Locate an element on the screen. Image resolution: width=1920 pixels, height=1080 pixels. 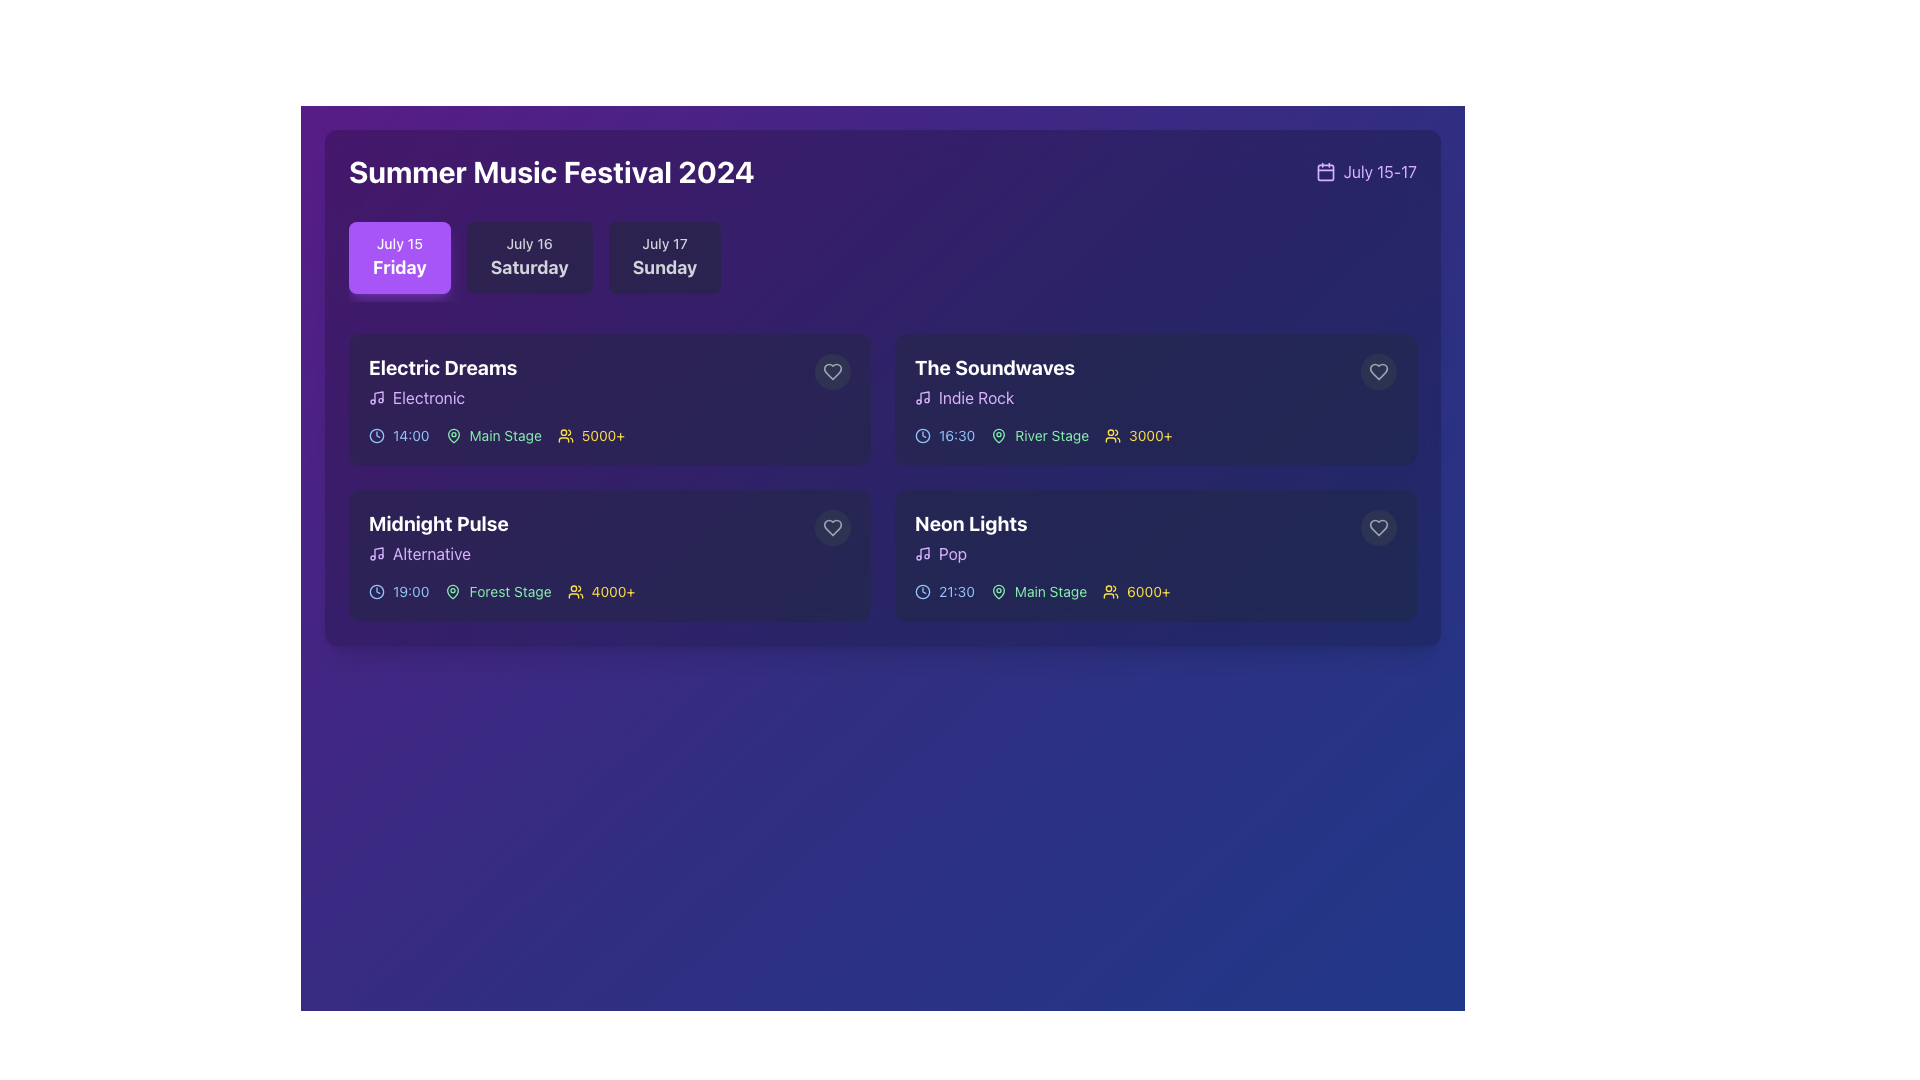
the icon representing the location for the 'Main Stage' of the 'Electric Dreams' event, which is located to the left of the text label 'Main Stage' is located at coordinates (452, 434).